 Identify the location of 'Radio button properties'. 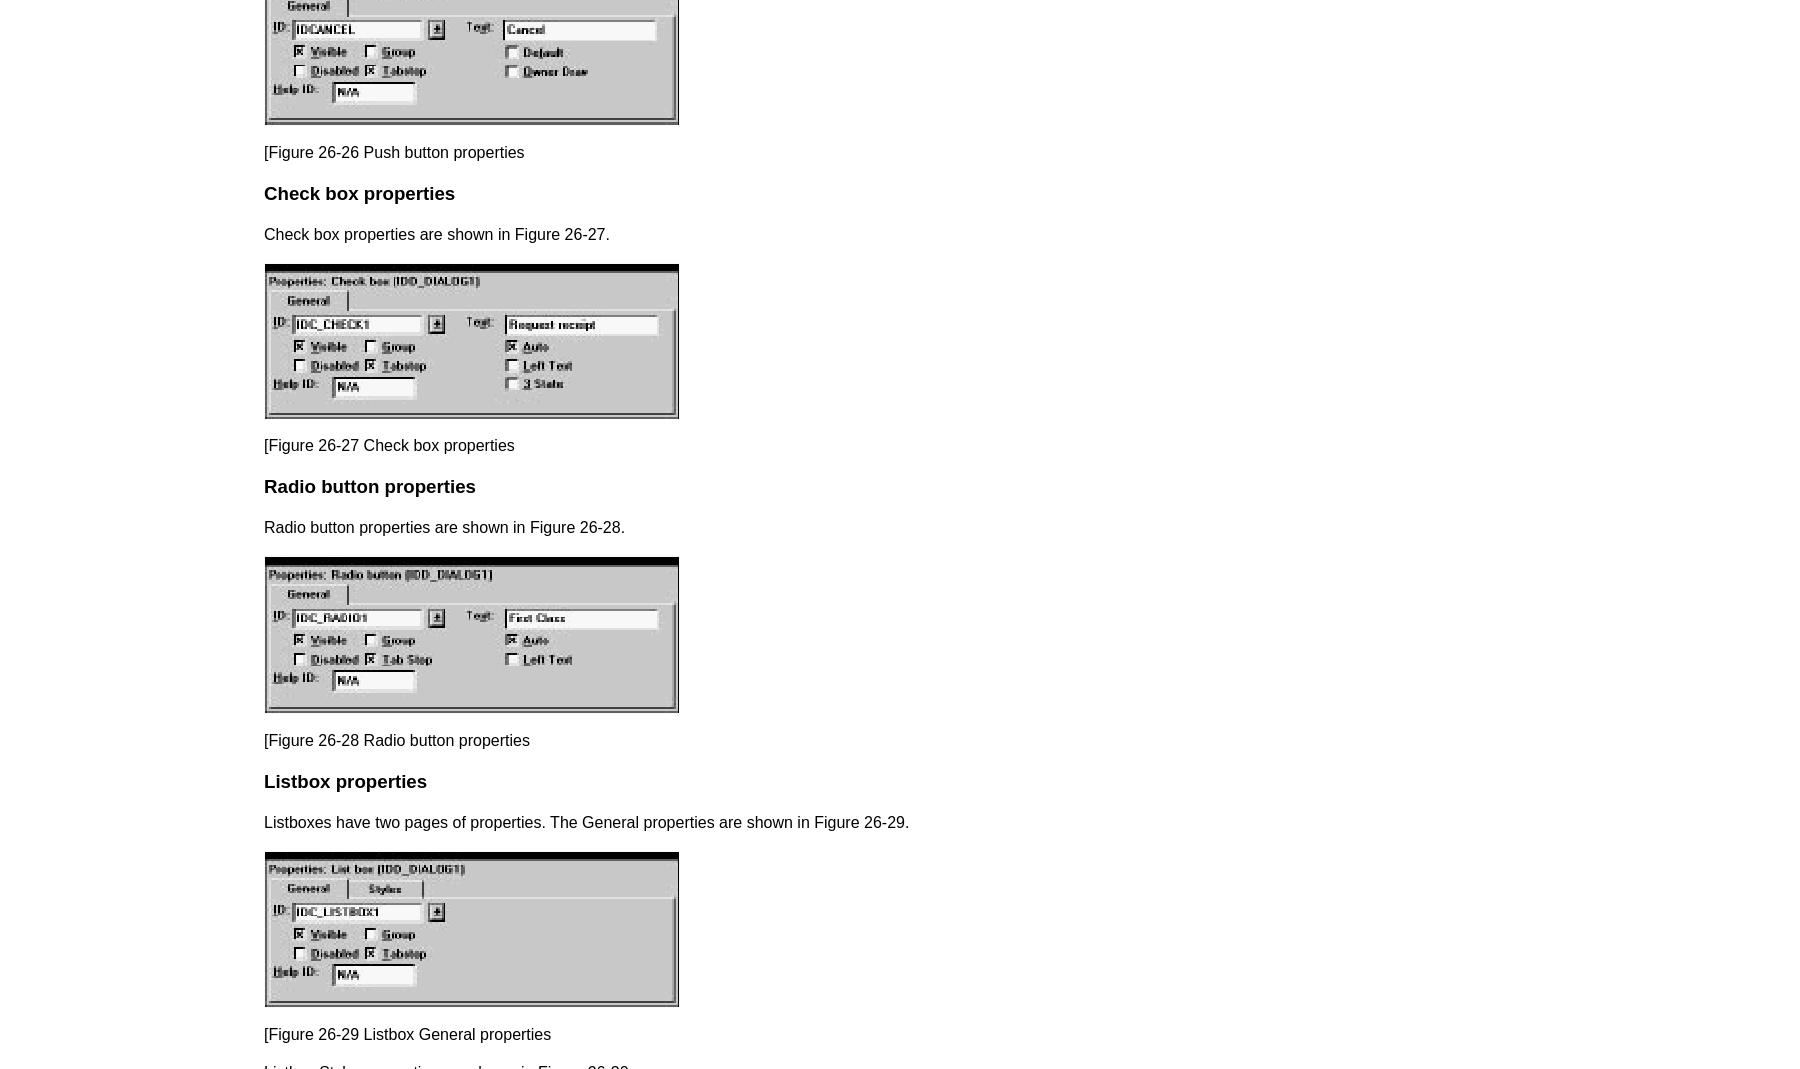
(369, 484).